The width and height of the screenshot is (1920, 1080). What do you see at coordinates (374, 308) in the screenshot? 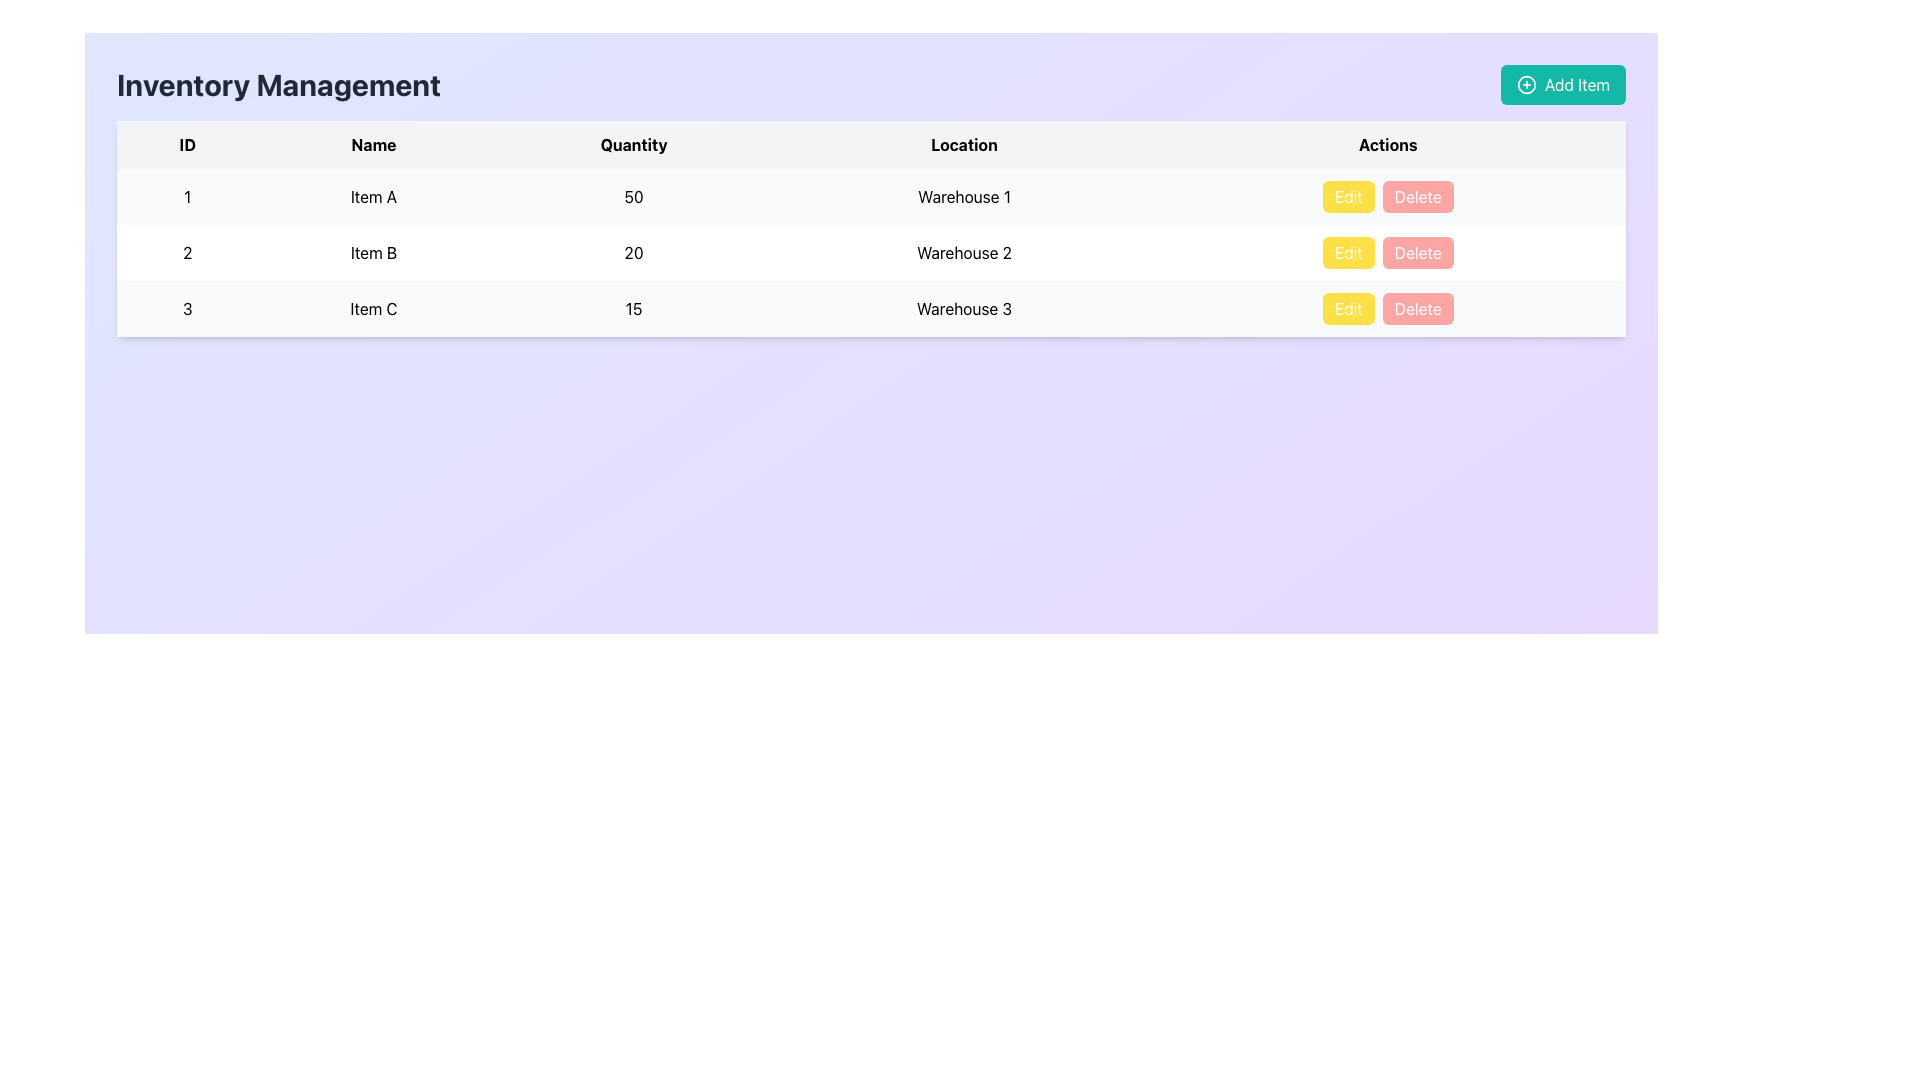
I see `the Table Cell that visually identifies the item name 'Item C' located in the third row, second column of the table` at bounding box center [374, 308].